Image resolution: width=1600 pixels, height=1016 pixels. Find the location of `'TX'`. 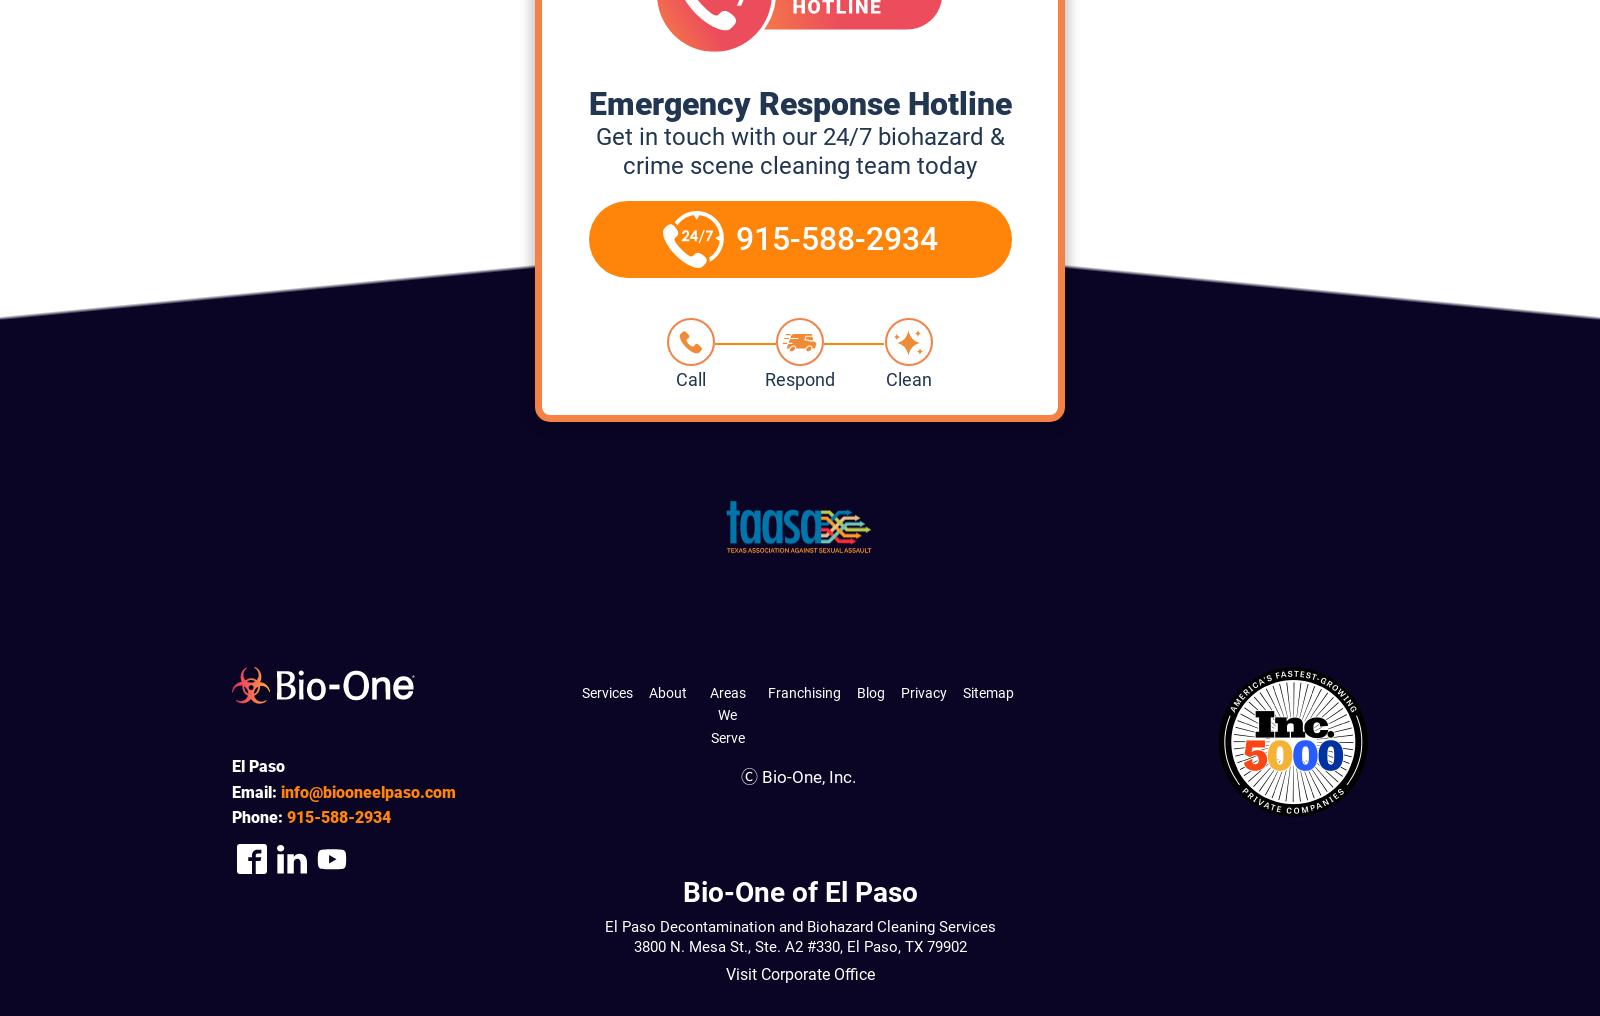

'TX' is located at coordinates (911, 946).